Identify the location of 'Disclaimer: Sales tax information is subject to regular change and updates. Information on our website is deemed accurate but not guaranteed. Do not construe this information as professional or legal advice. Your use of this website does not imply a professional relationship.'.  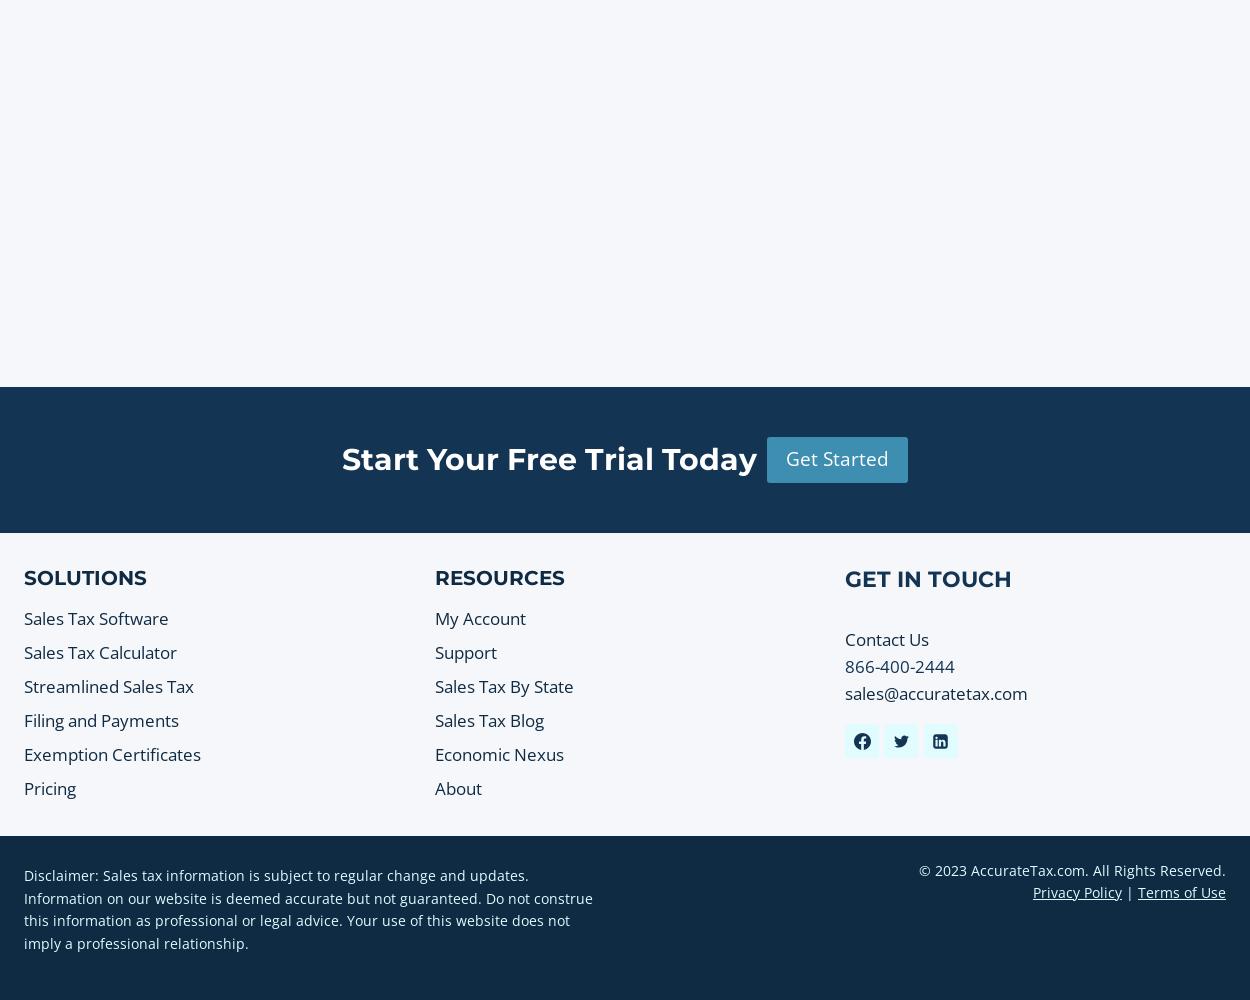
(308, 909).